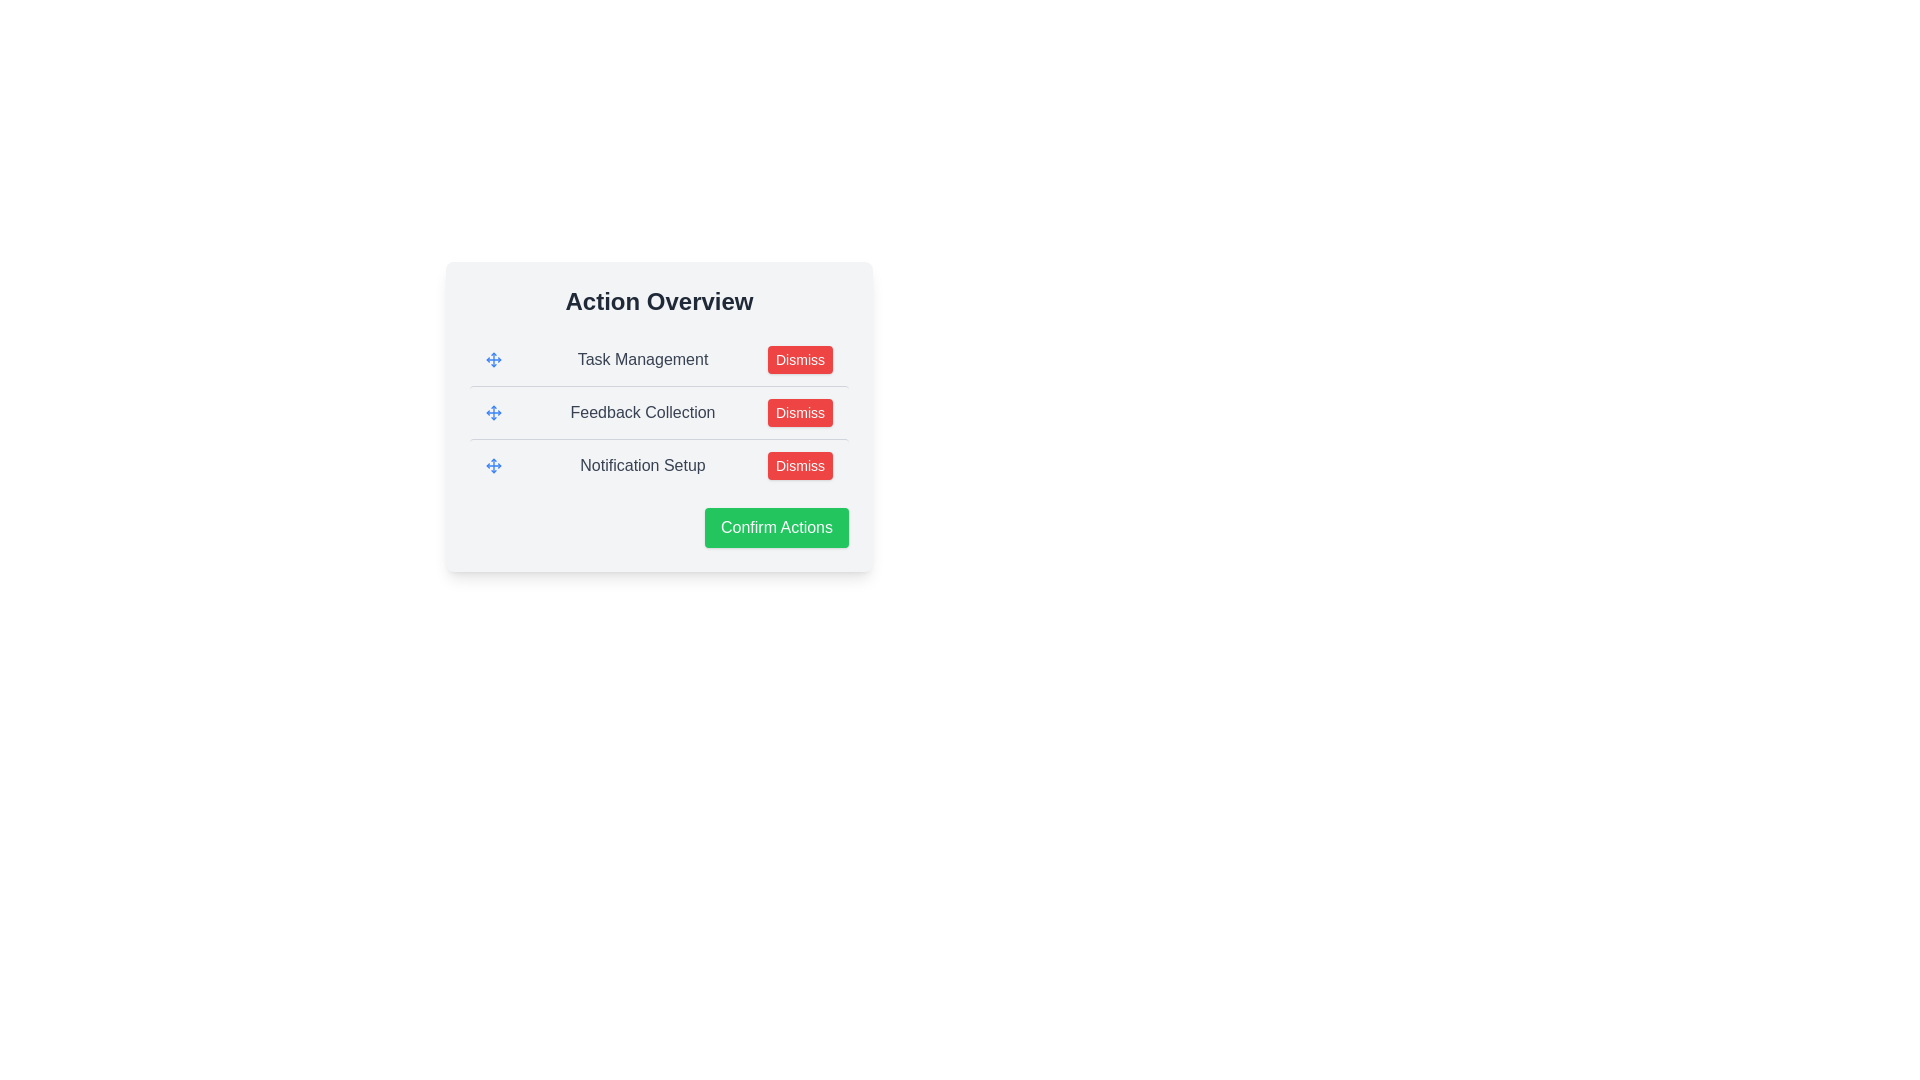 The image size is (1920, 1080). What do you see at coordinates (800, 466) in the screenshot?
I see `the 'Dismiss' button with a red background and white text, which is the last button in a vertical stack aligned to the right of 'Notification Setup', to trigger hover styling` at bounding box center [800, 466].